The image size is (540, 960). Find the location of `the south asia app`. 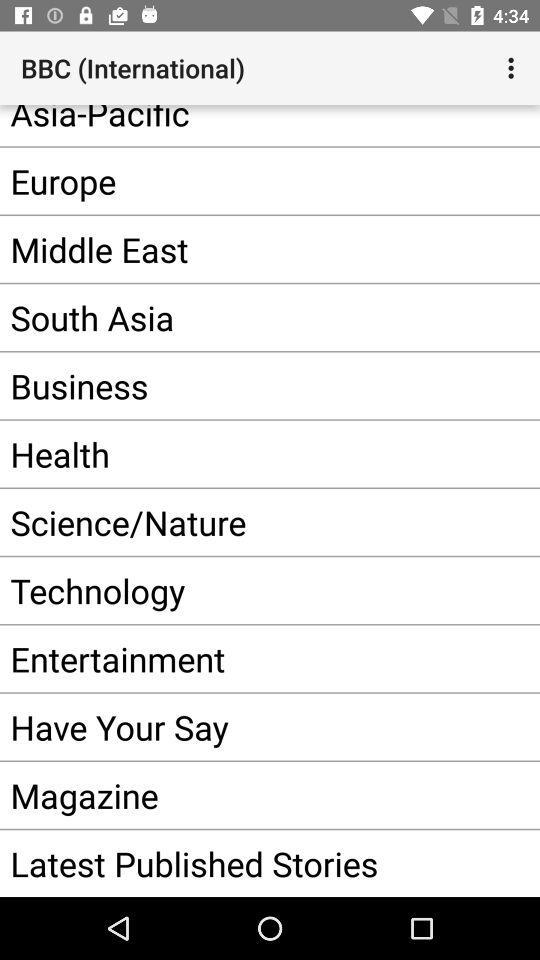

the south asia app is located at coordinates (239, 317).